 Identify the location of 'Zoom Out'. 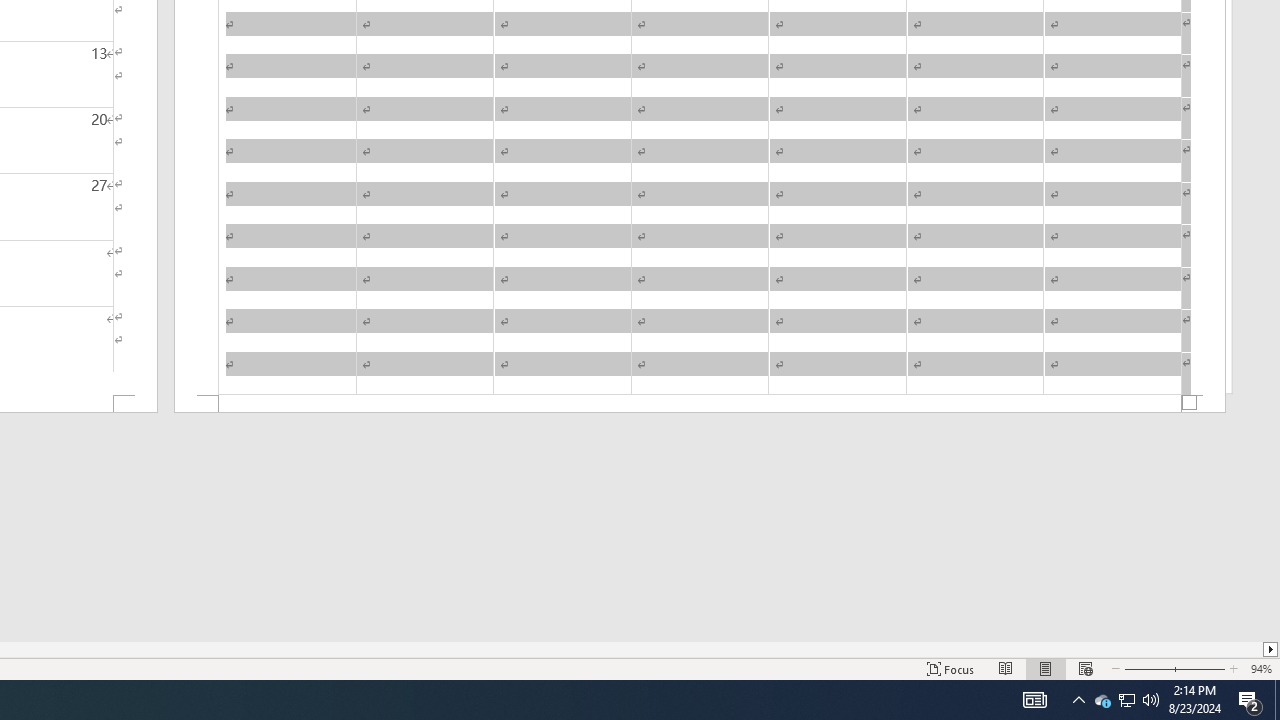
(1147, 669).